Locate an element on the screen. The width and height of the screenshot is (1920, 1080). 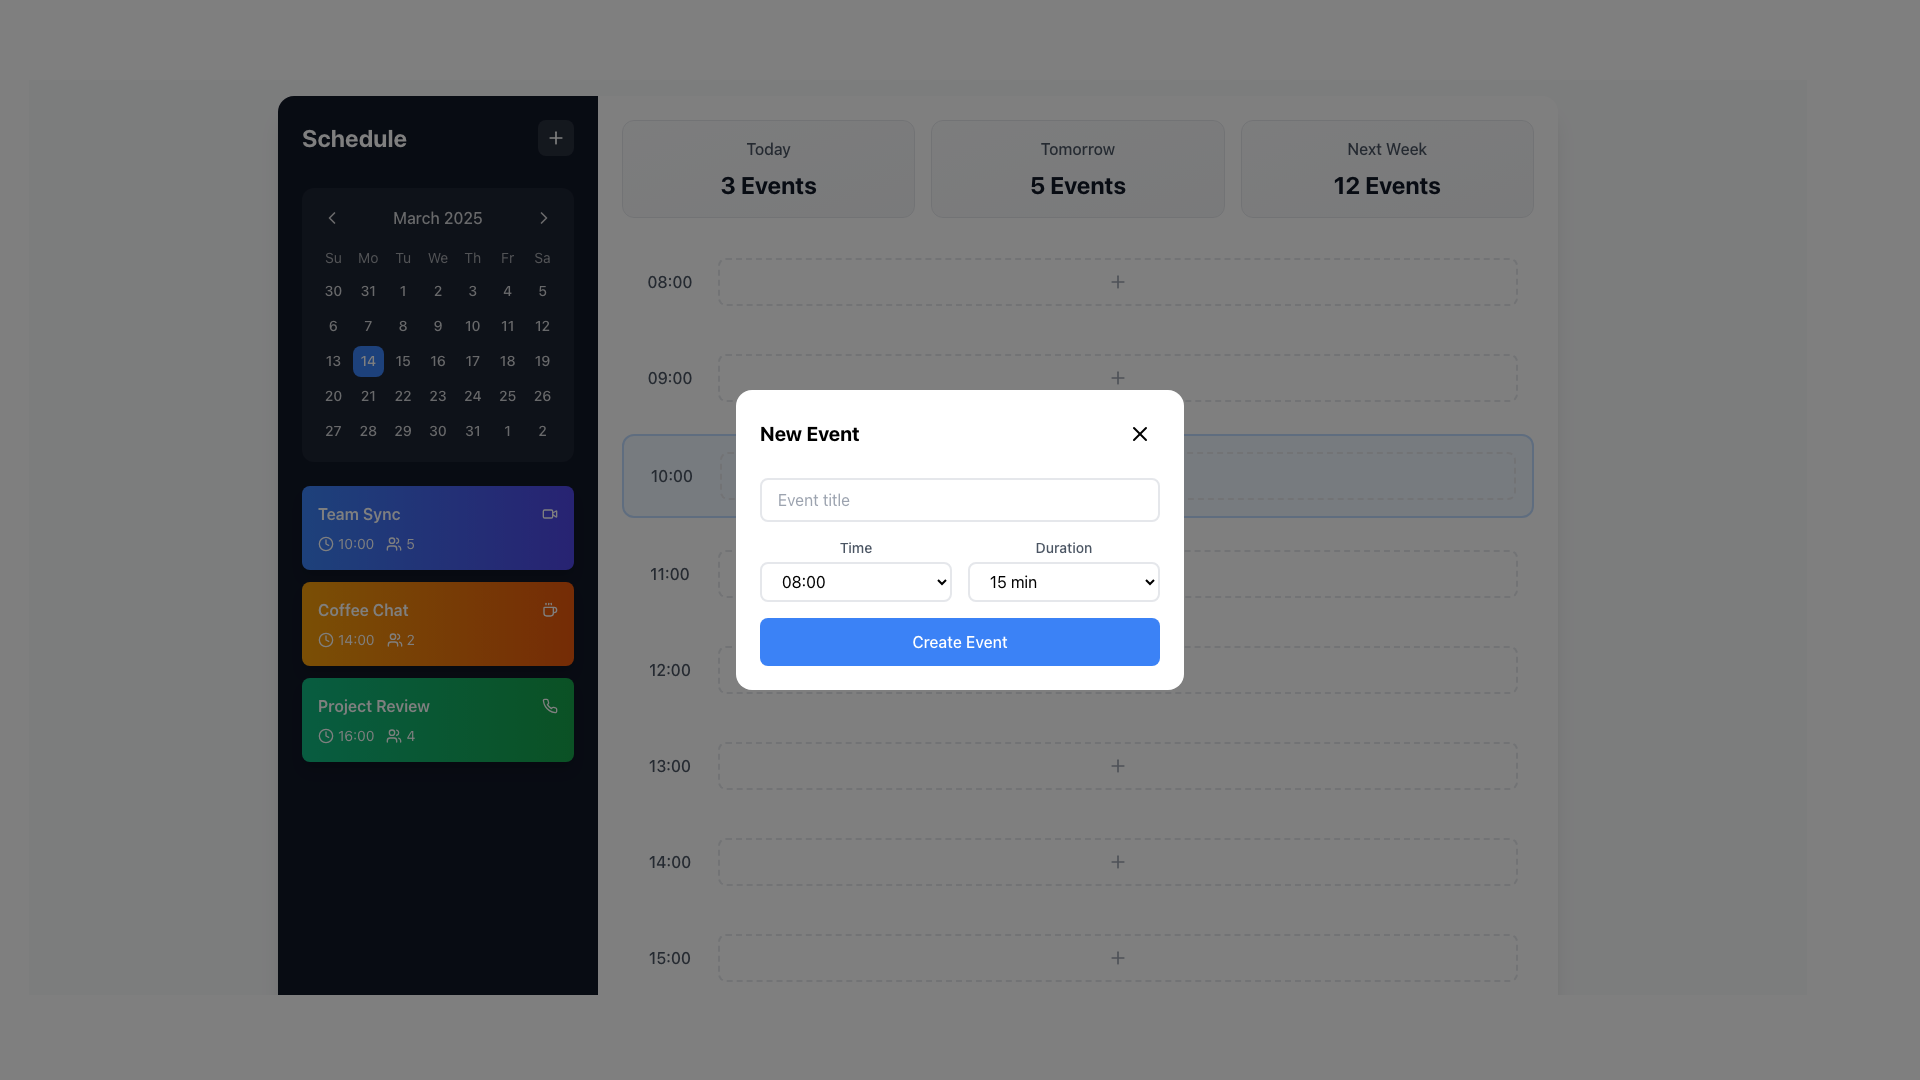
the button representing the date 31st in the calendar view is located at coordinates (368, 291).